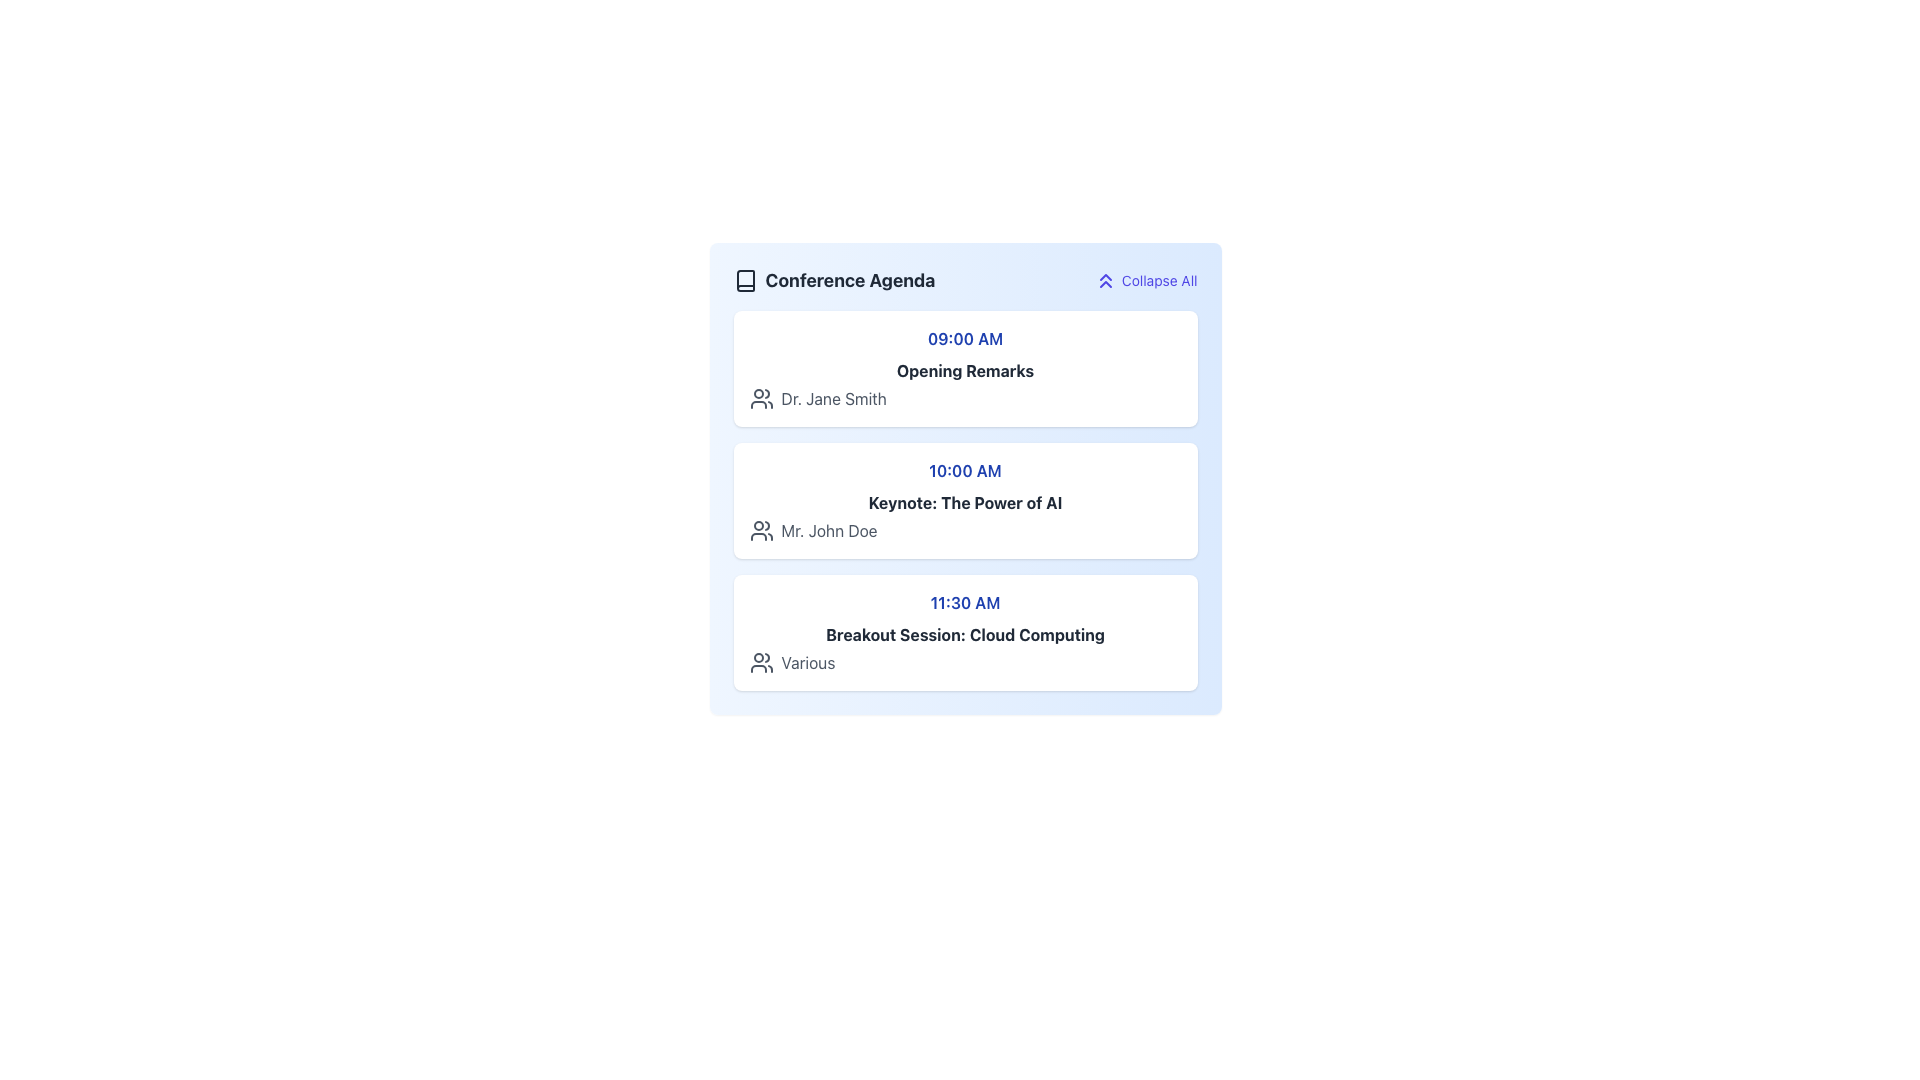 The height and width of the screenshot is (1080, 1920). I want to click on the text field that displays the time of the scheduled session, located before the text 'Breakout Session: Cloud Computing Various' in the agenda card, so click(965, 601).